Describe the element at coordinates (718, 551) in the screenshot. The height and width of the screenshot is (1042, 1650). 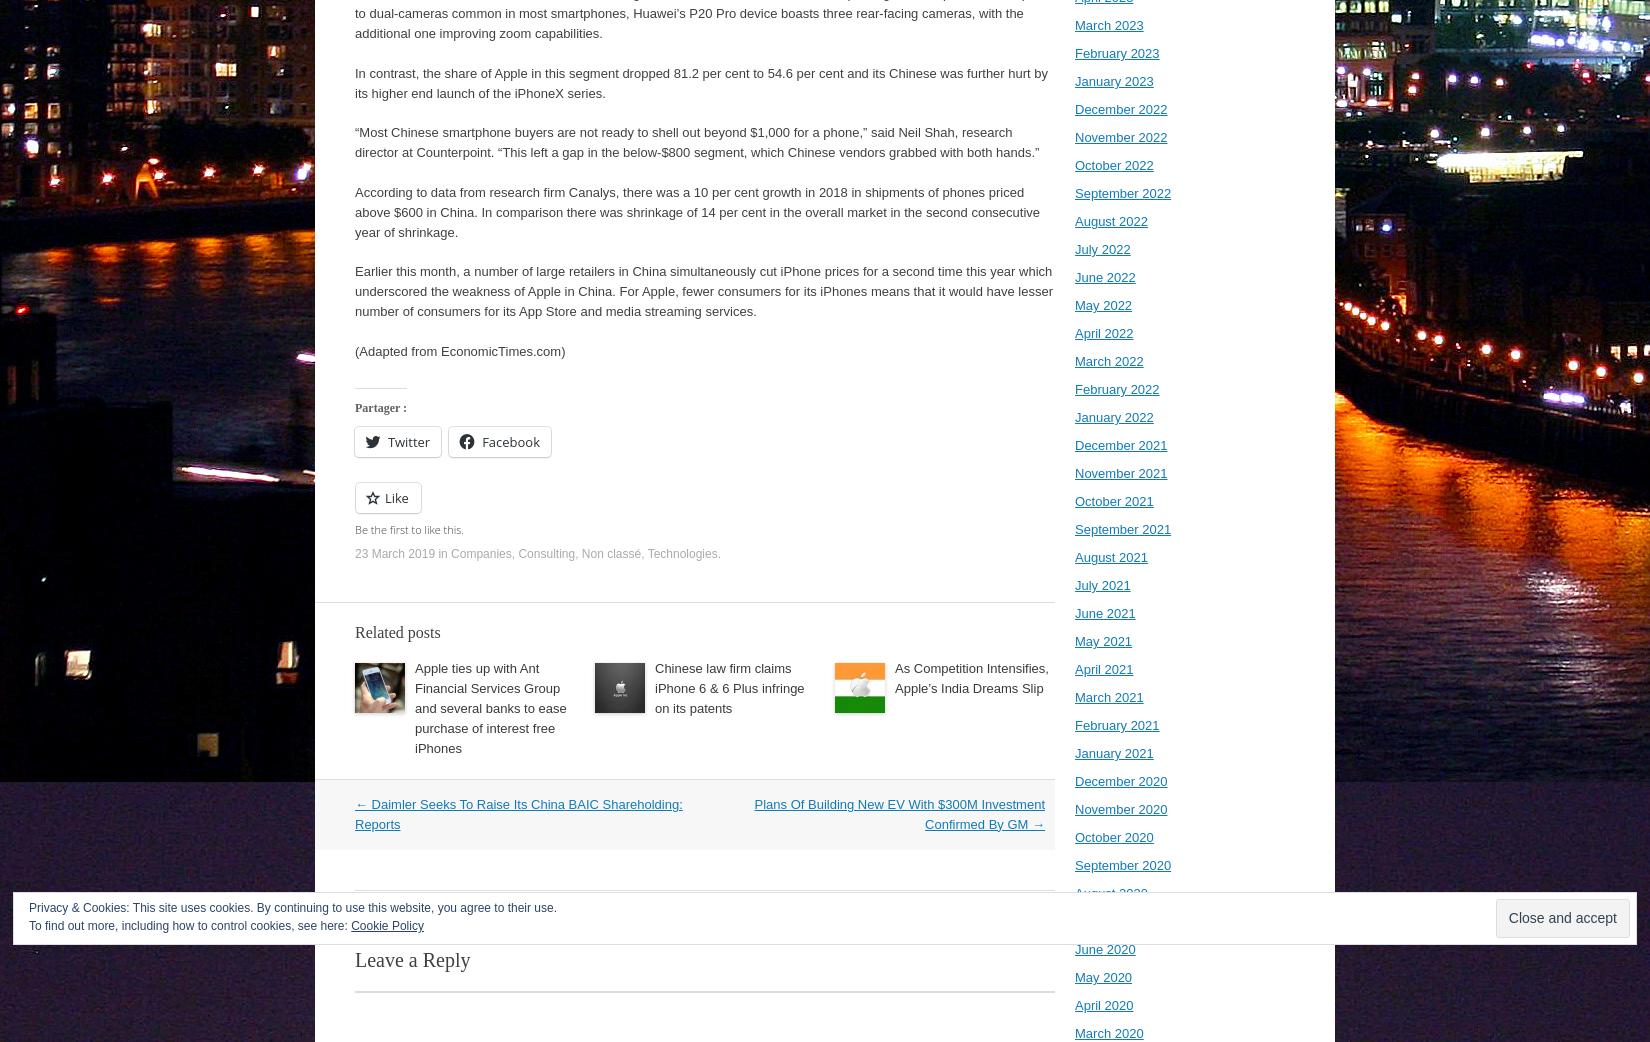
I see `'.'` at that location.